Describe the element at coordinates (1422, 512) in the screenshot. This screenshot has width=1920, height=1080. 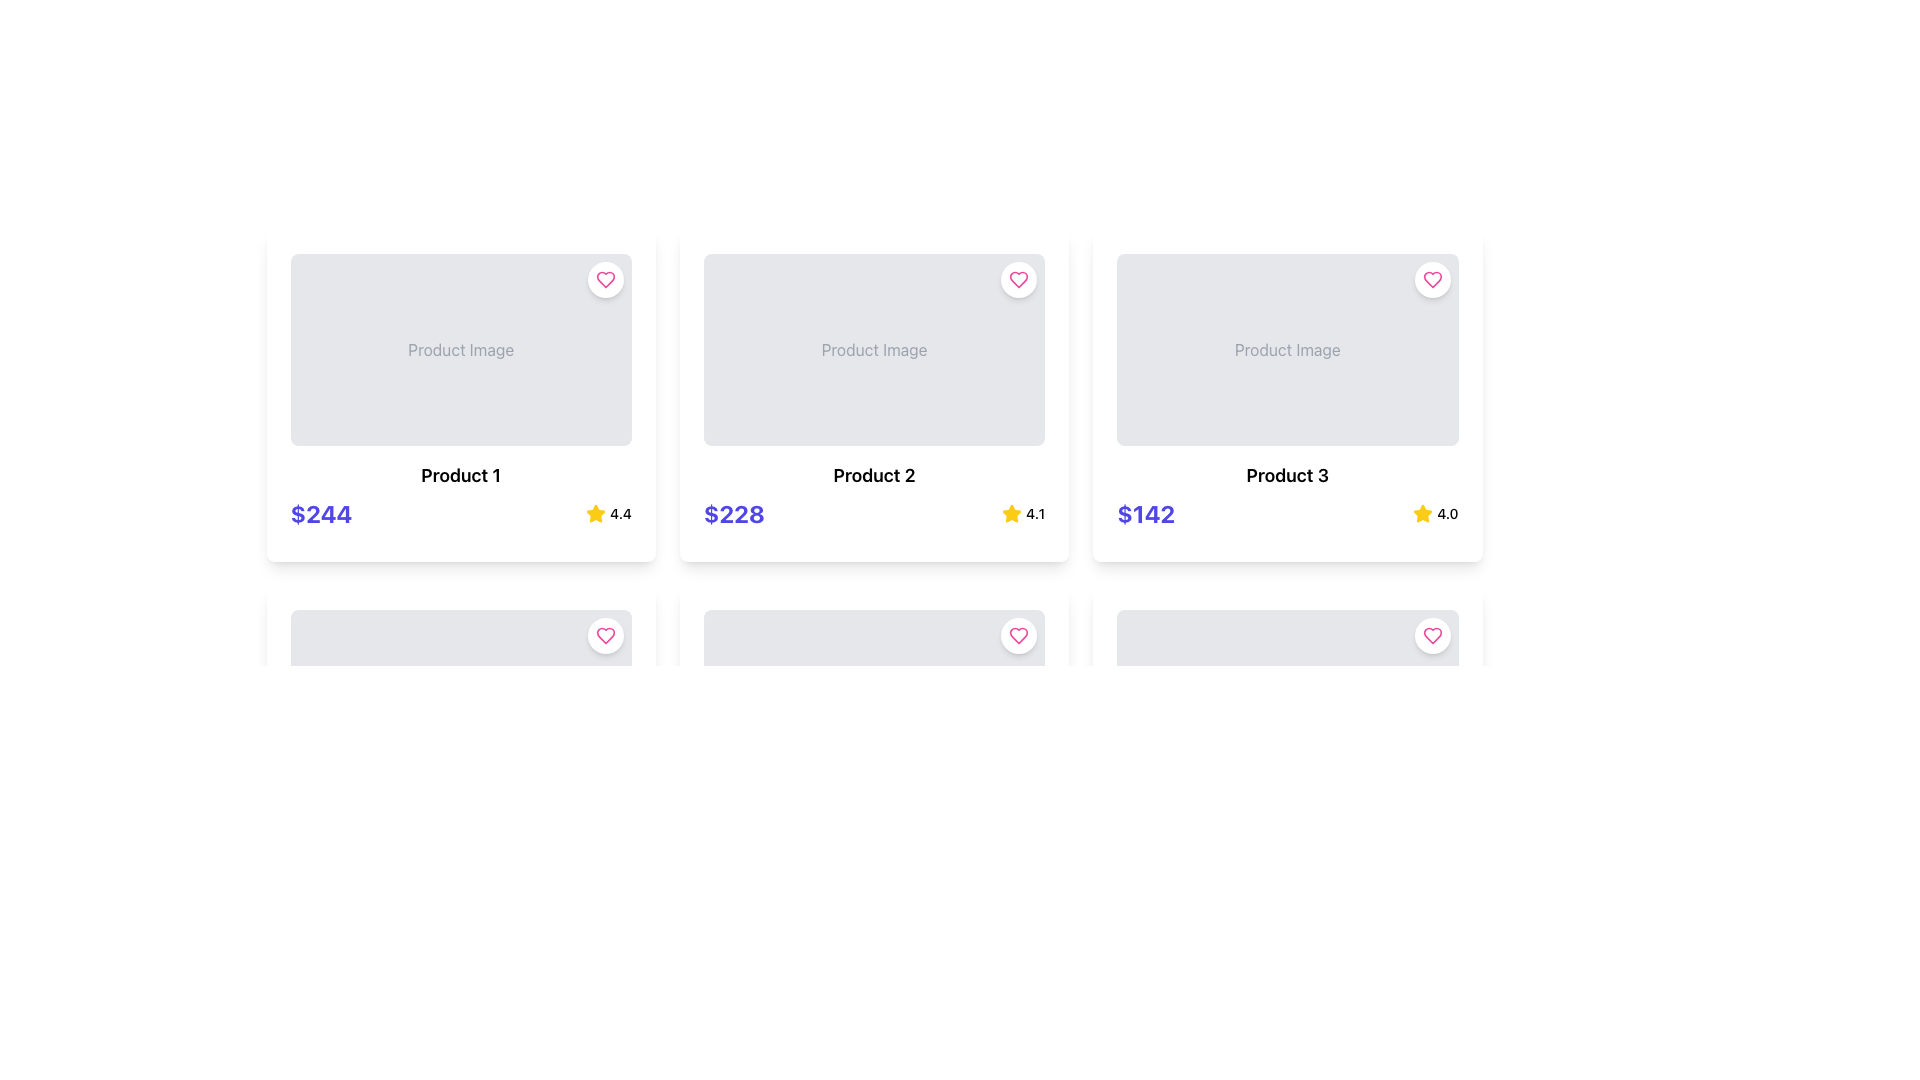
I see `the glowing yellow star icon located in the third product card from the left in the first row` at that location.